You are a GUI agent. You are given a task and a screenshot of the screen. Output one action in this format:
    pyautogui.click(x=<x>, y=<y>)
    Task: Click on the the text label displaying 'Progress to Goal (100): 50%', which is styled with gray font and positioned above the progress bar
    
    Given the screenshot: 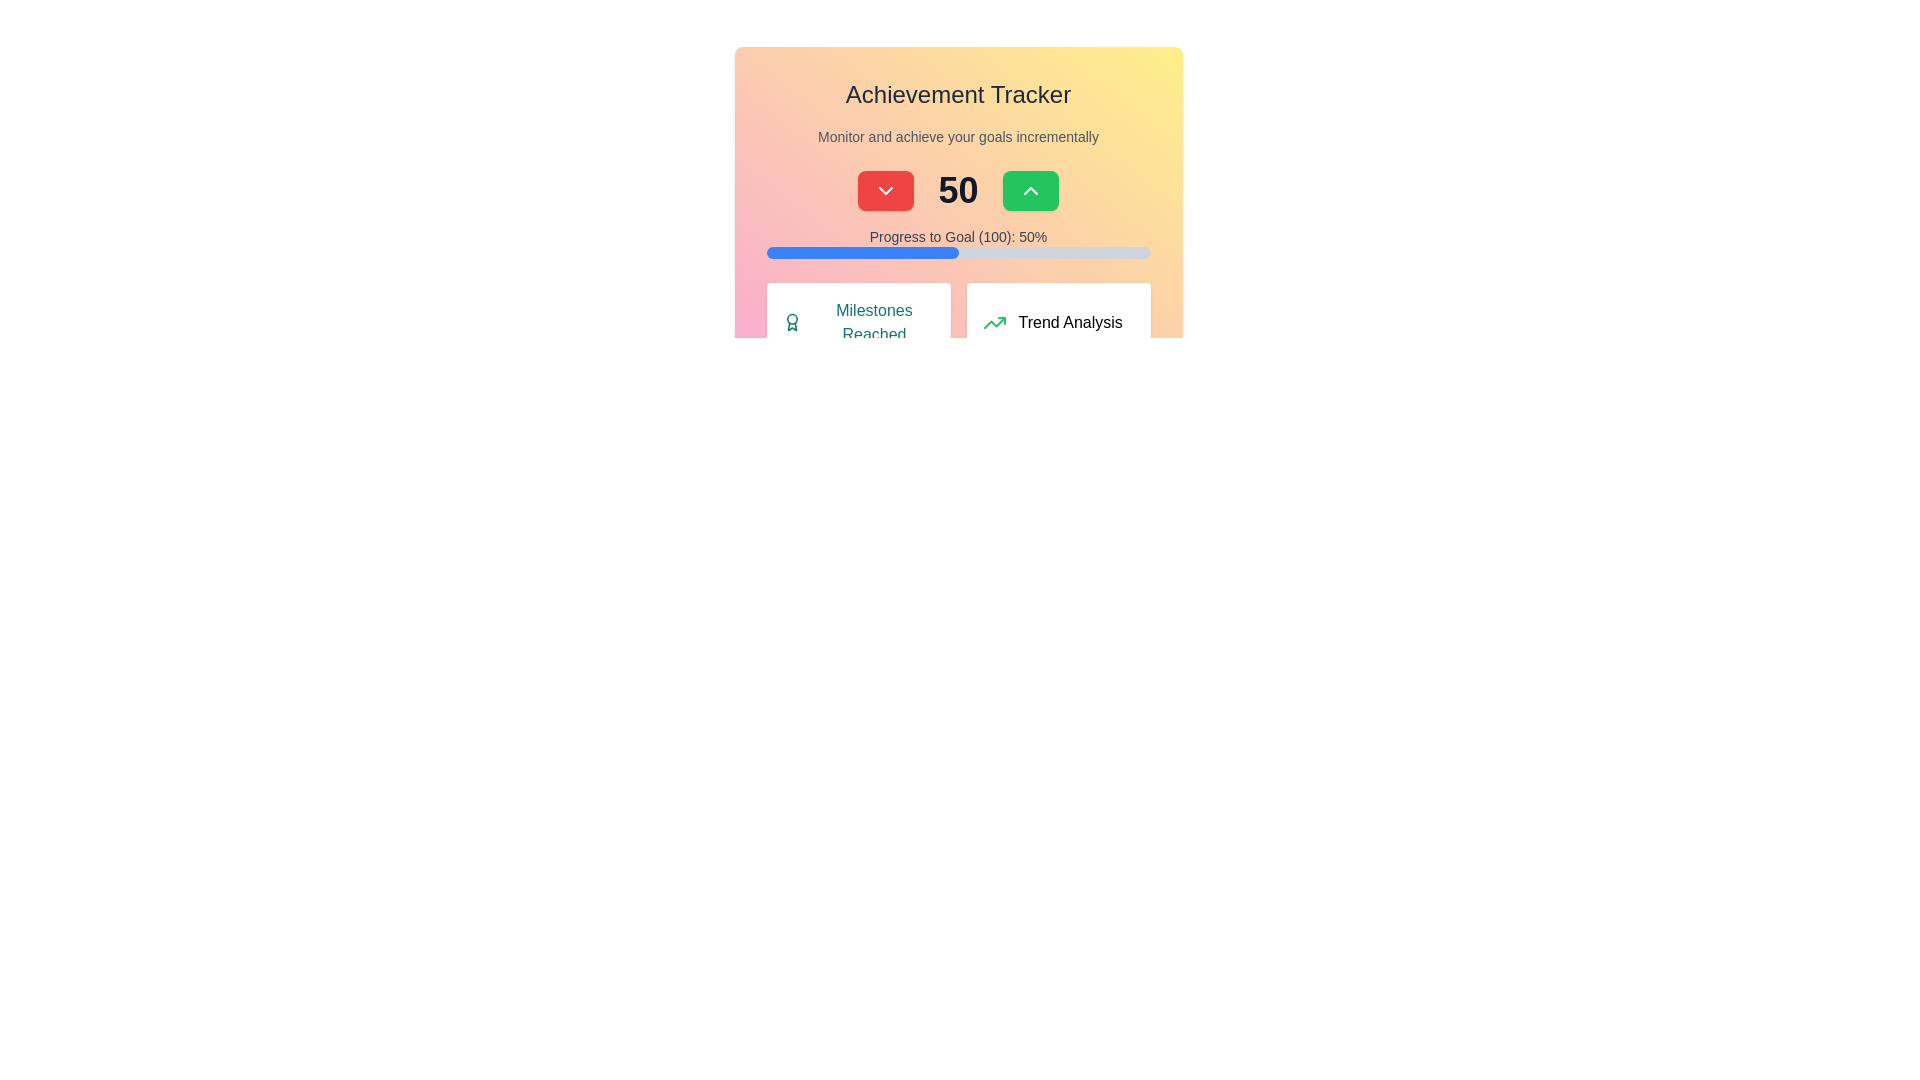 What is the action you would take?
    pyautogui.click(x=957, y=235)
    